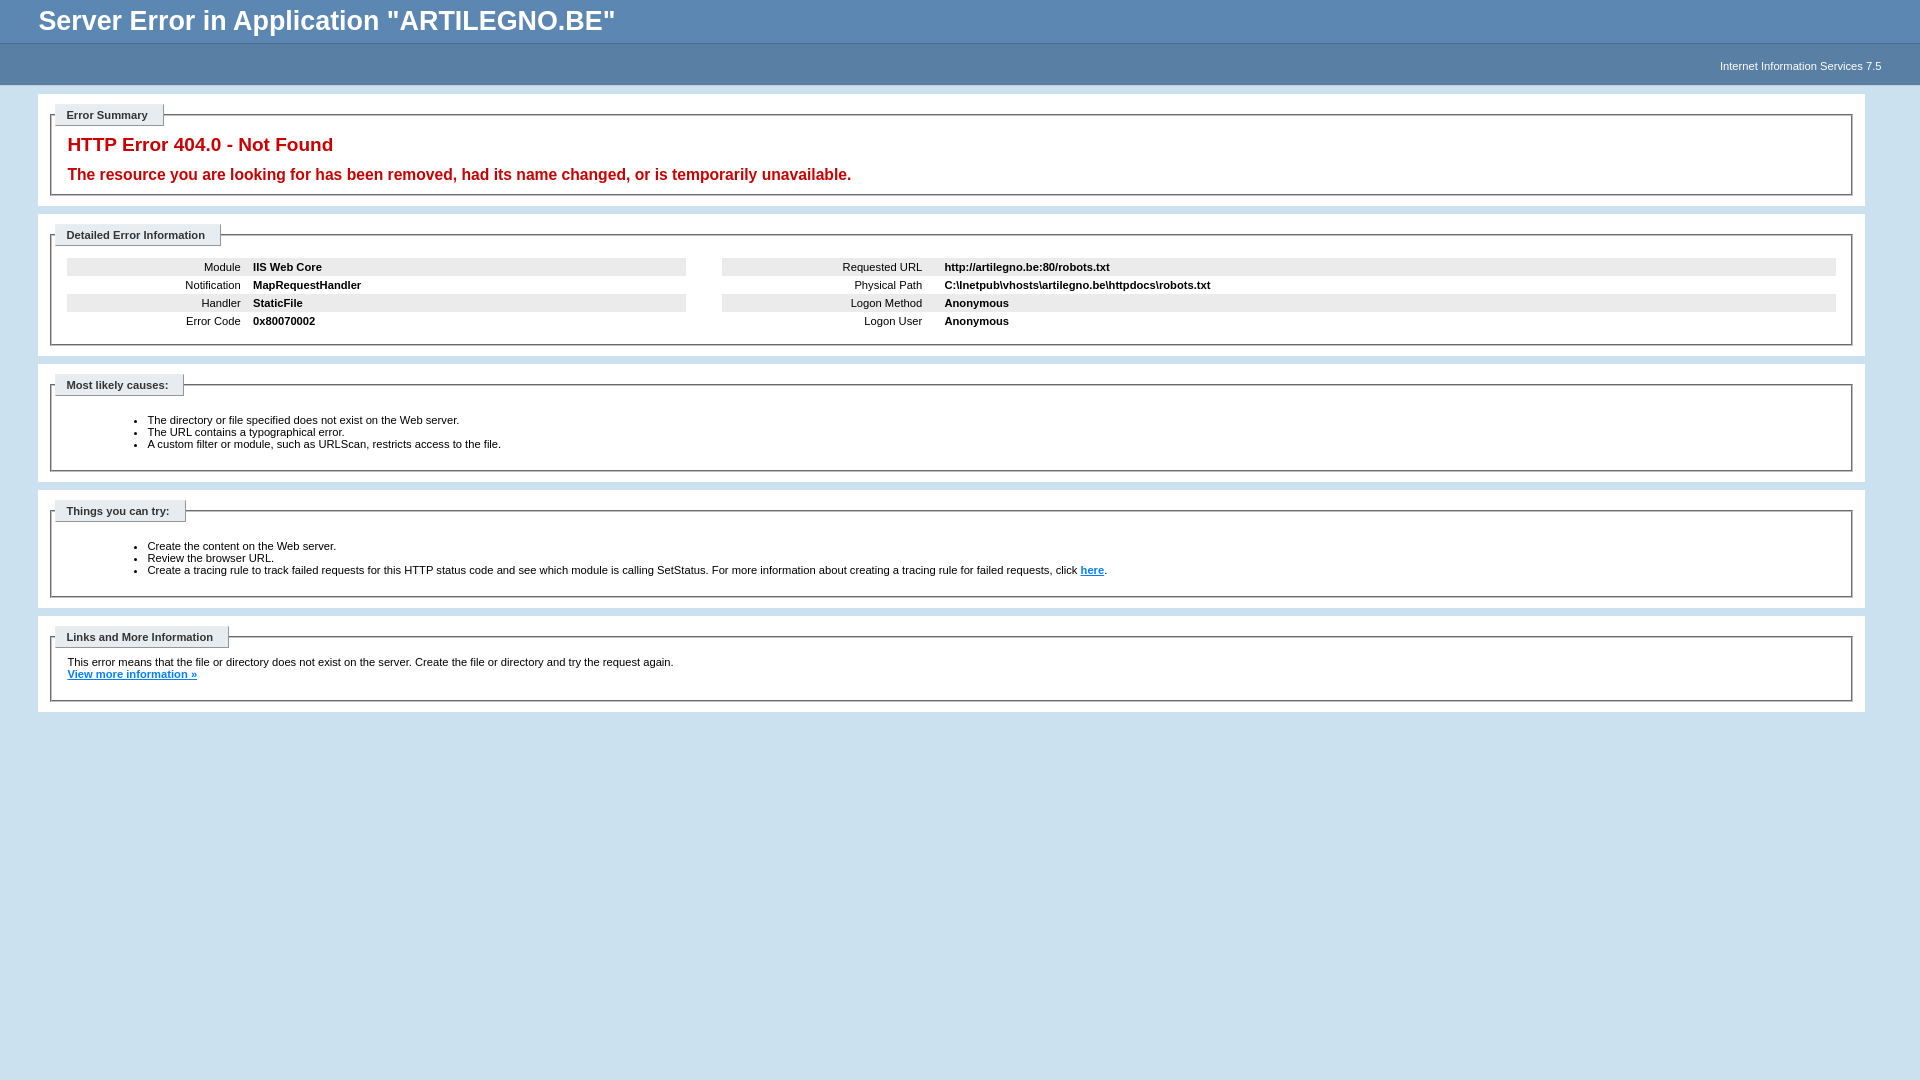  Describe the element at coordinates (1092, 570) in the screenshot. I see `'here'` at that location.